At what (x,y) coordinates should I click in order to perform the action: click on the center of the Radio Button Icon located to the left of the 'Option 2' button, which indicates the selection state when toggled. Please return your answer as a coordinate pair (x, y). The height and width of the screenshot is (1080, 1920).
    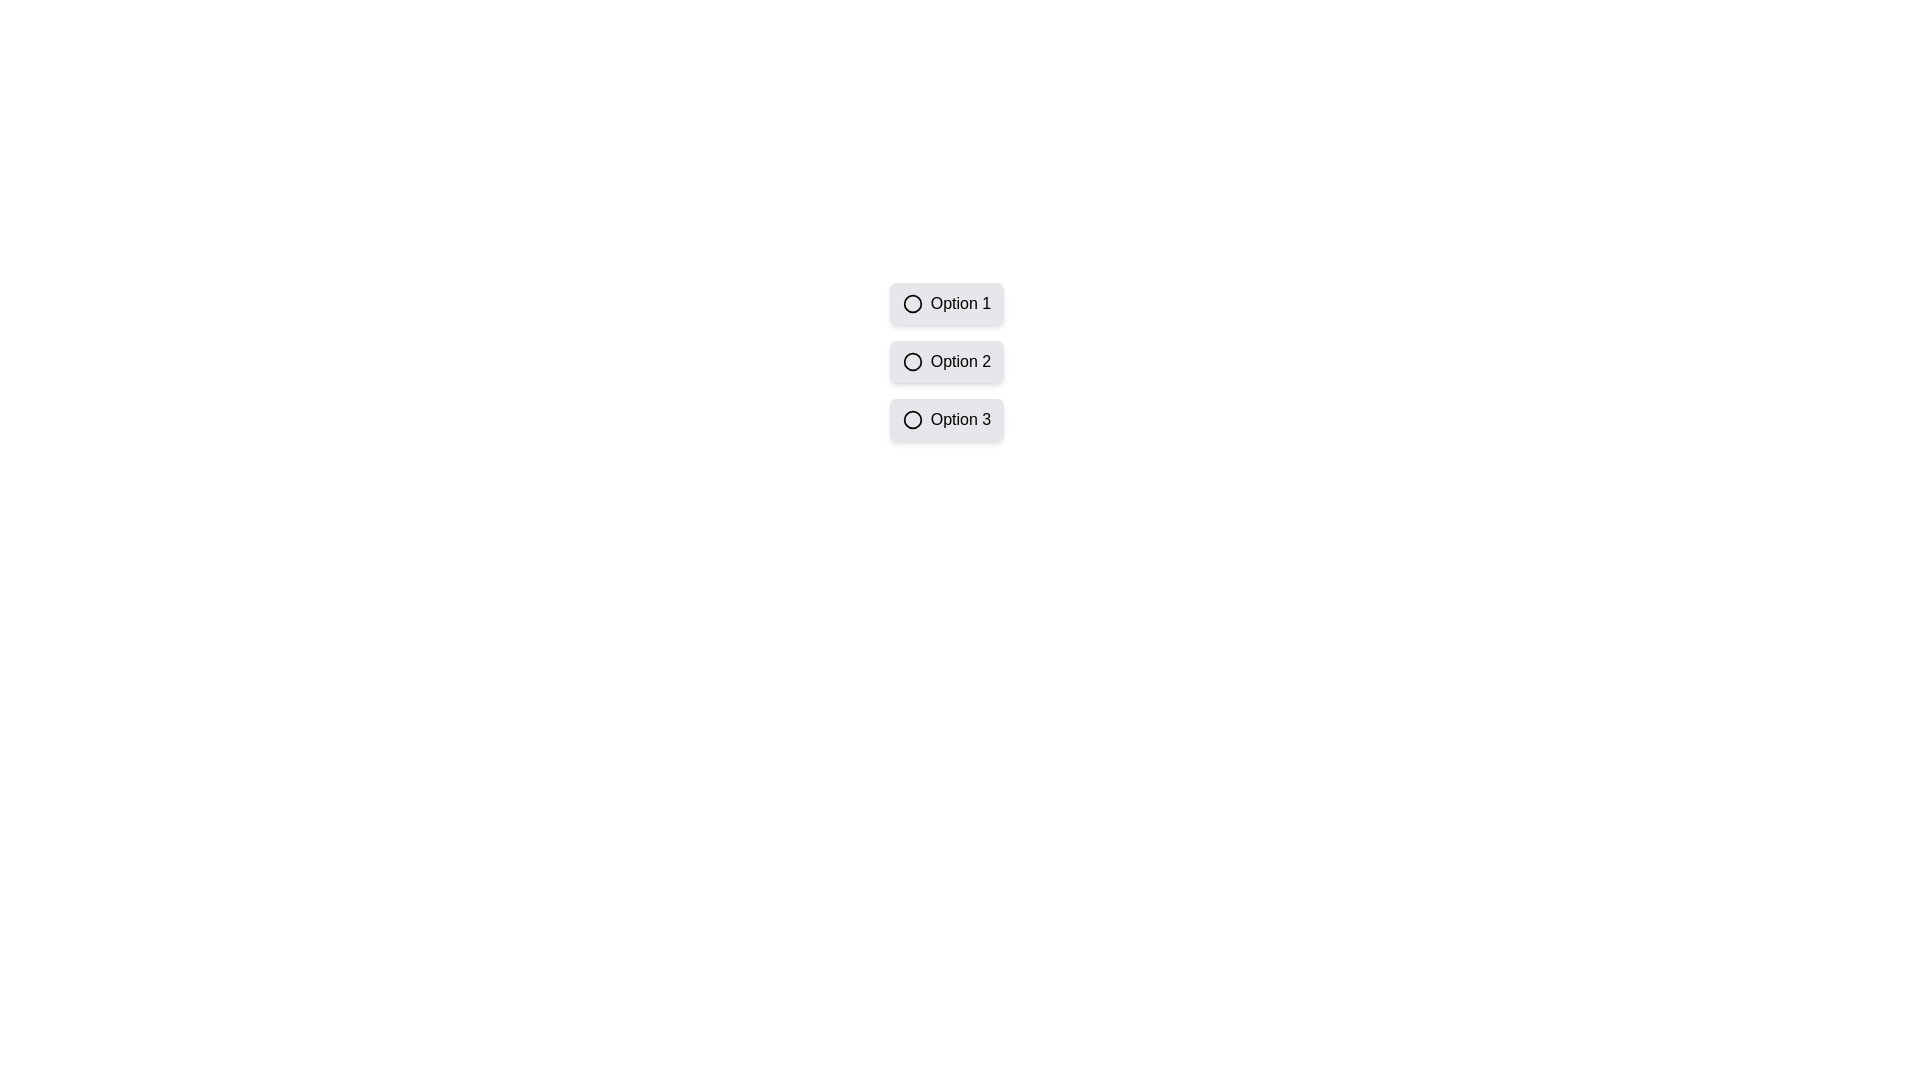
    Looking at the image, I should click on (911, 362).